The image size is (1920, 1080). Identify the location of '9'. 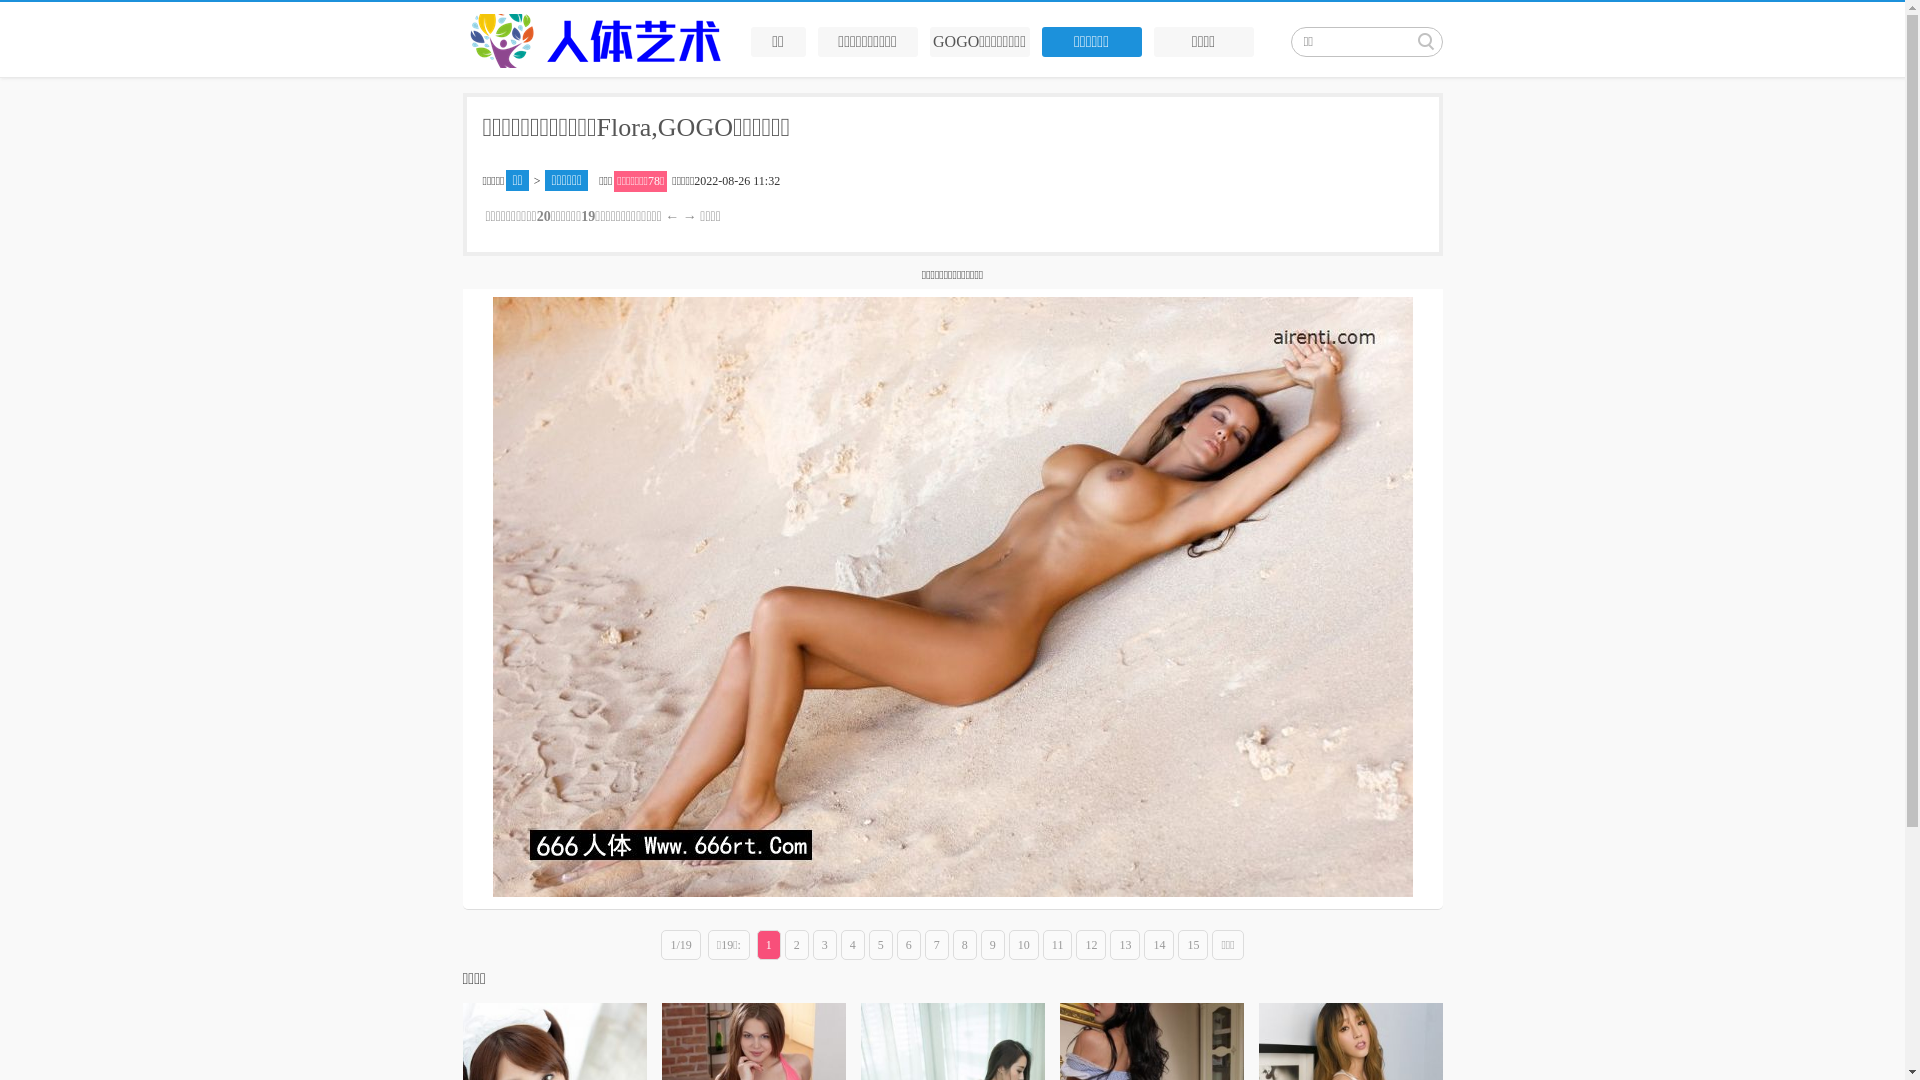
(980, 945).